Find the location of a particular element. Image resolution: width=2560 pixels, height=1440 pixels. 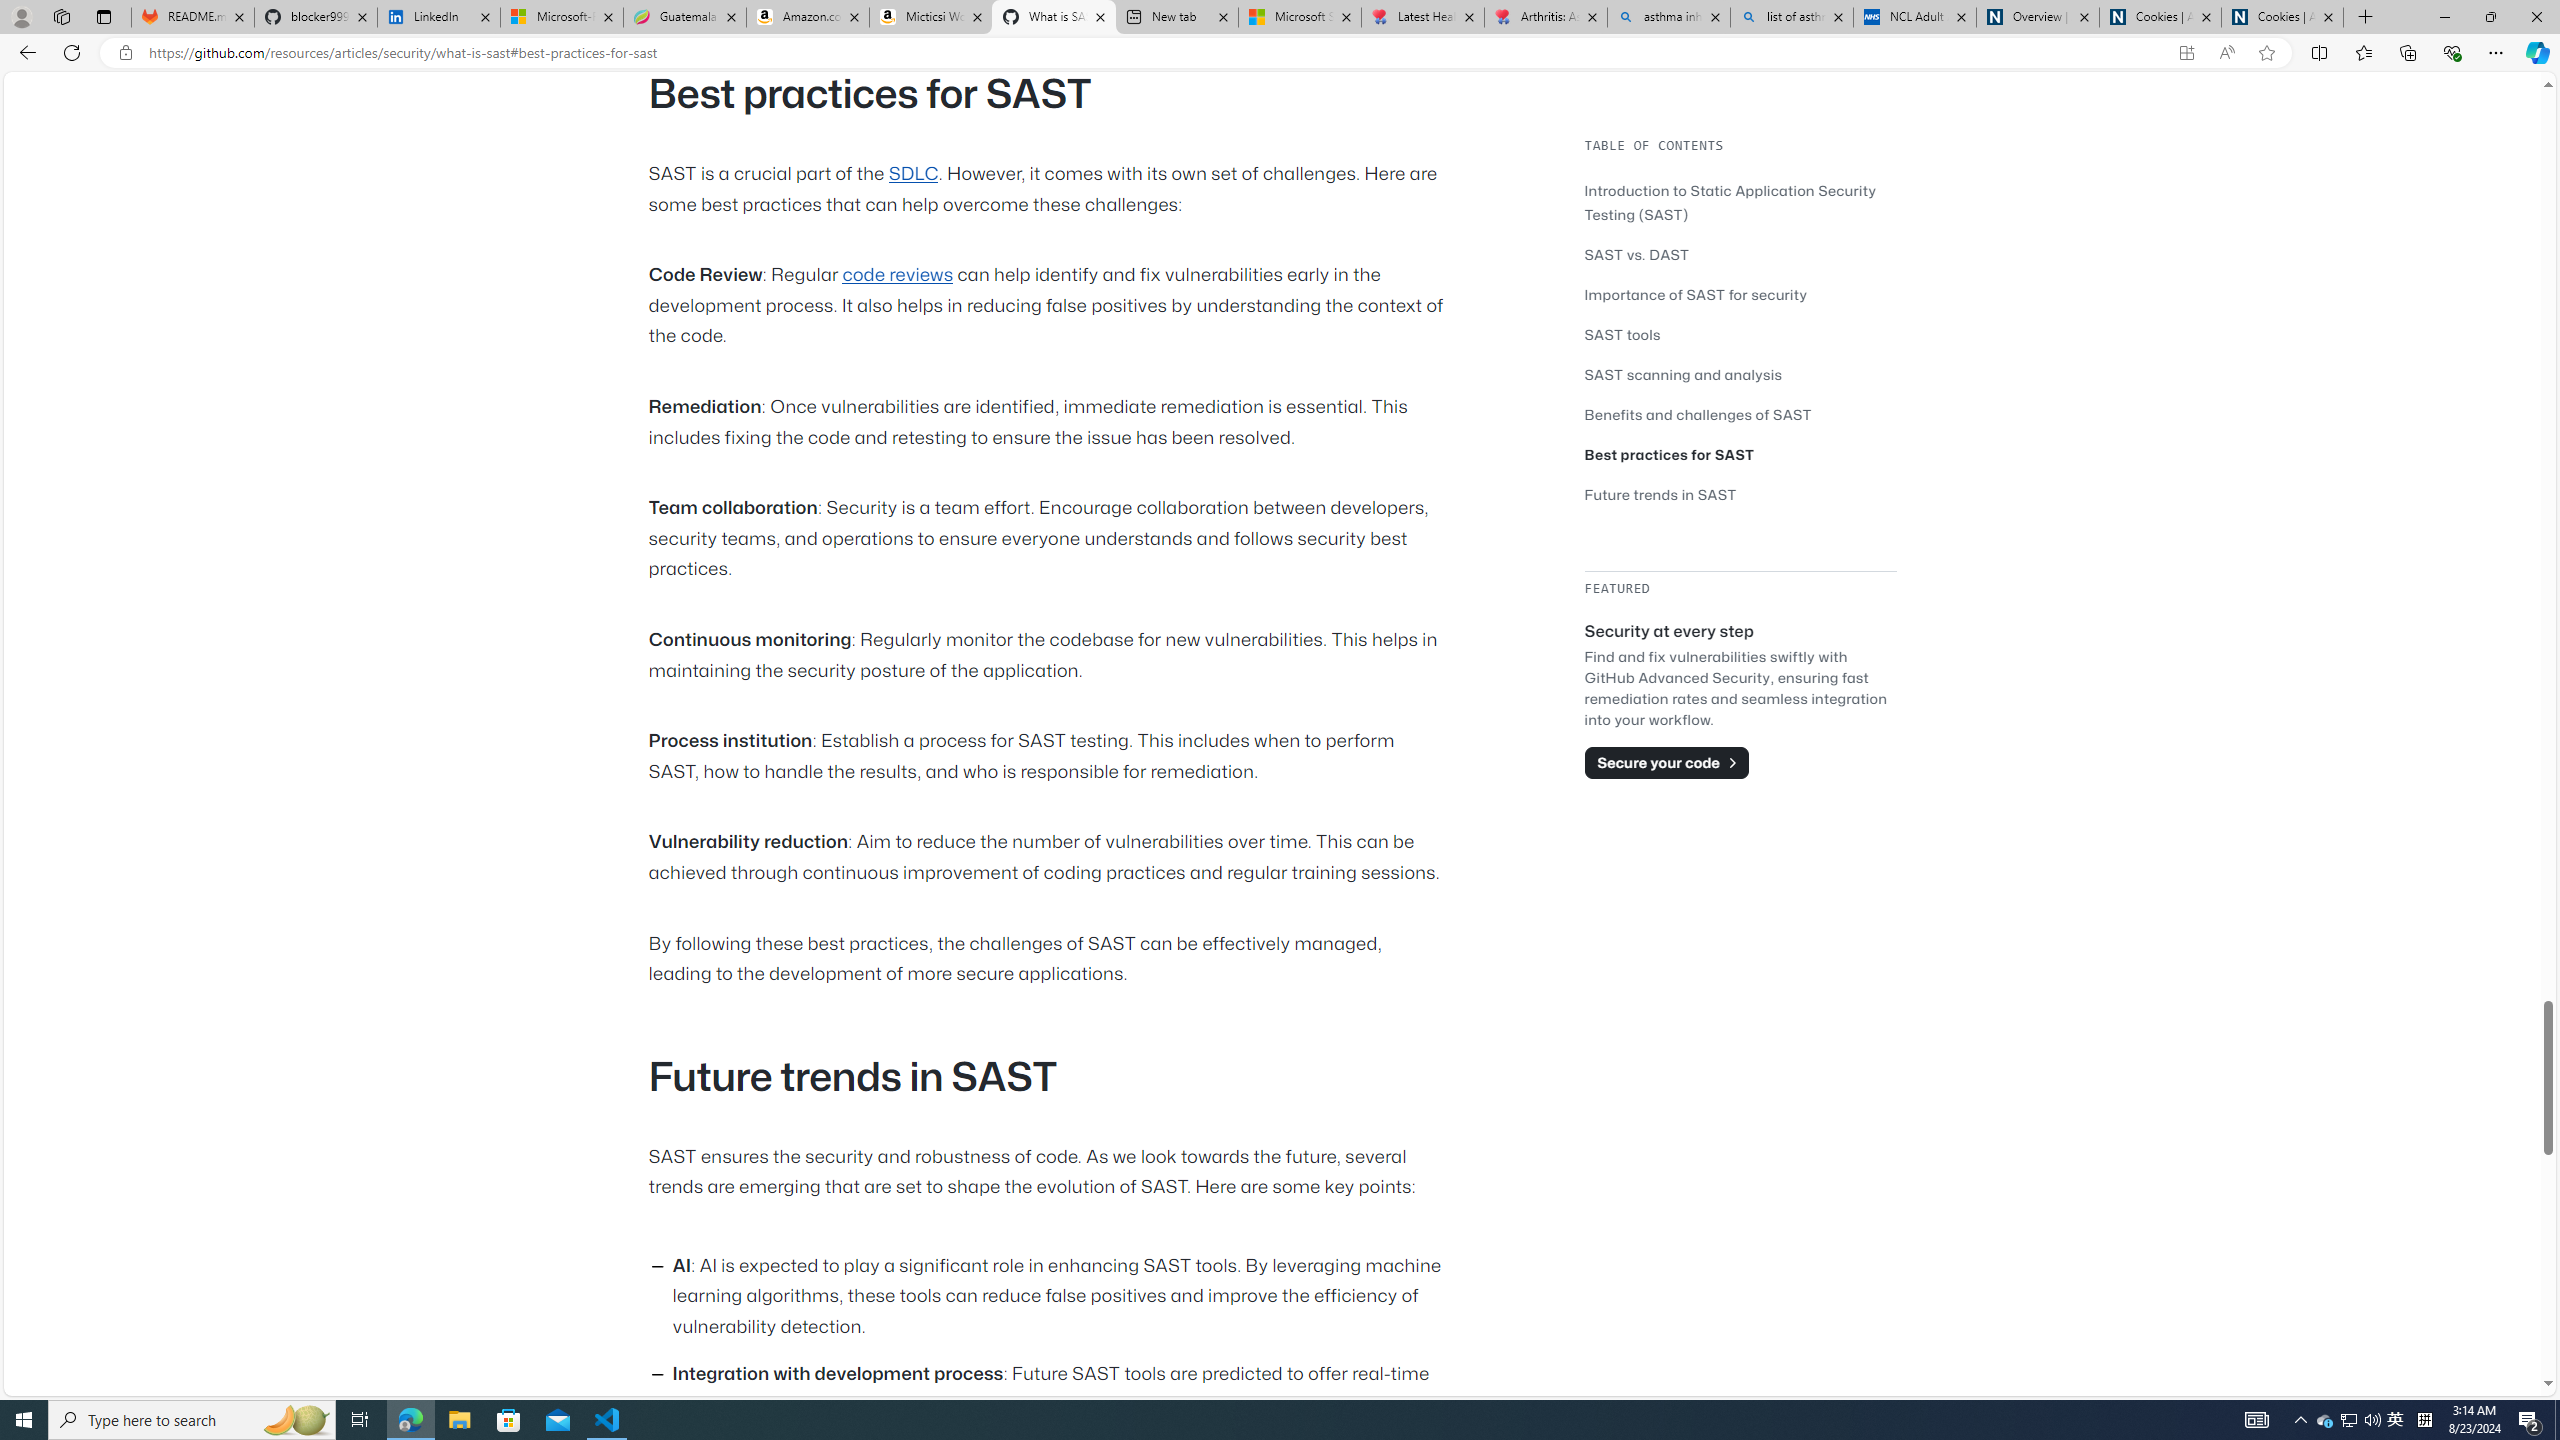

'Future trends in SAST' is located at coordinates (1660, 494).